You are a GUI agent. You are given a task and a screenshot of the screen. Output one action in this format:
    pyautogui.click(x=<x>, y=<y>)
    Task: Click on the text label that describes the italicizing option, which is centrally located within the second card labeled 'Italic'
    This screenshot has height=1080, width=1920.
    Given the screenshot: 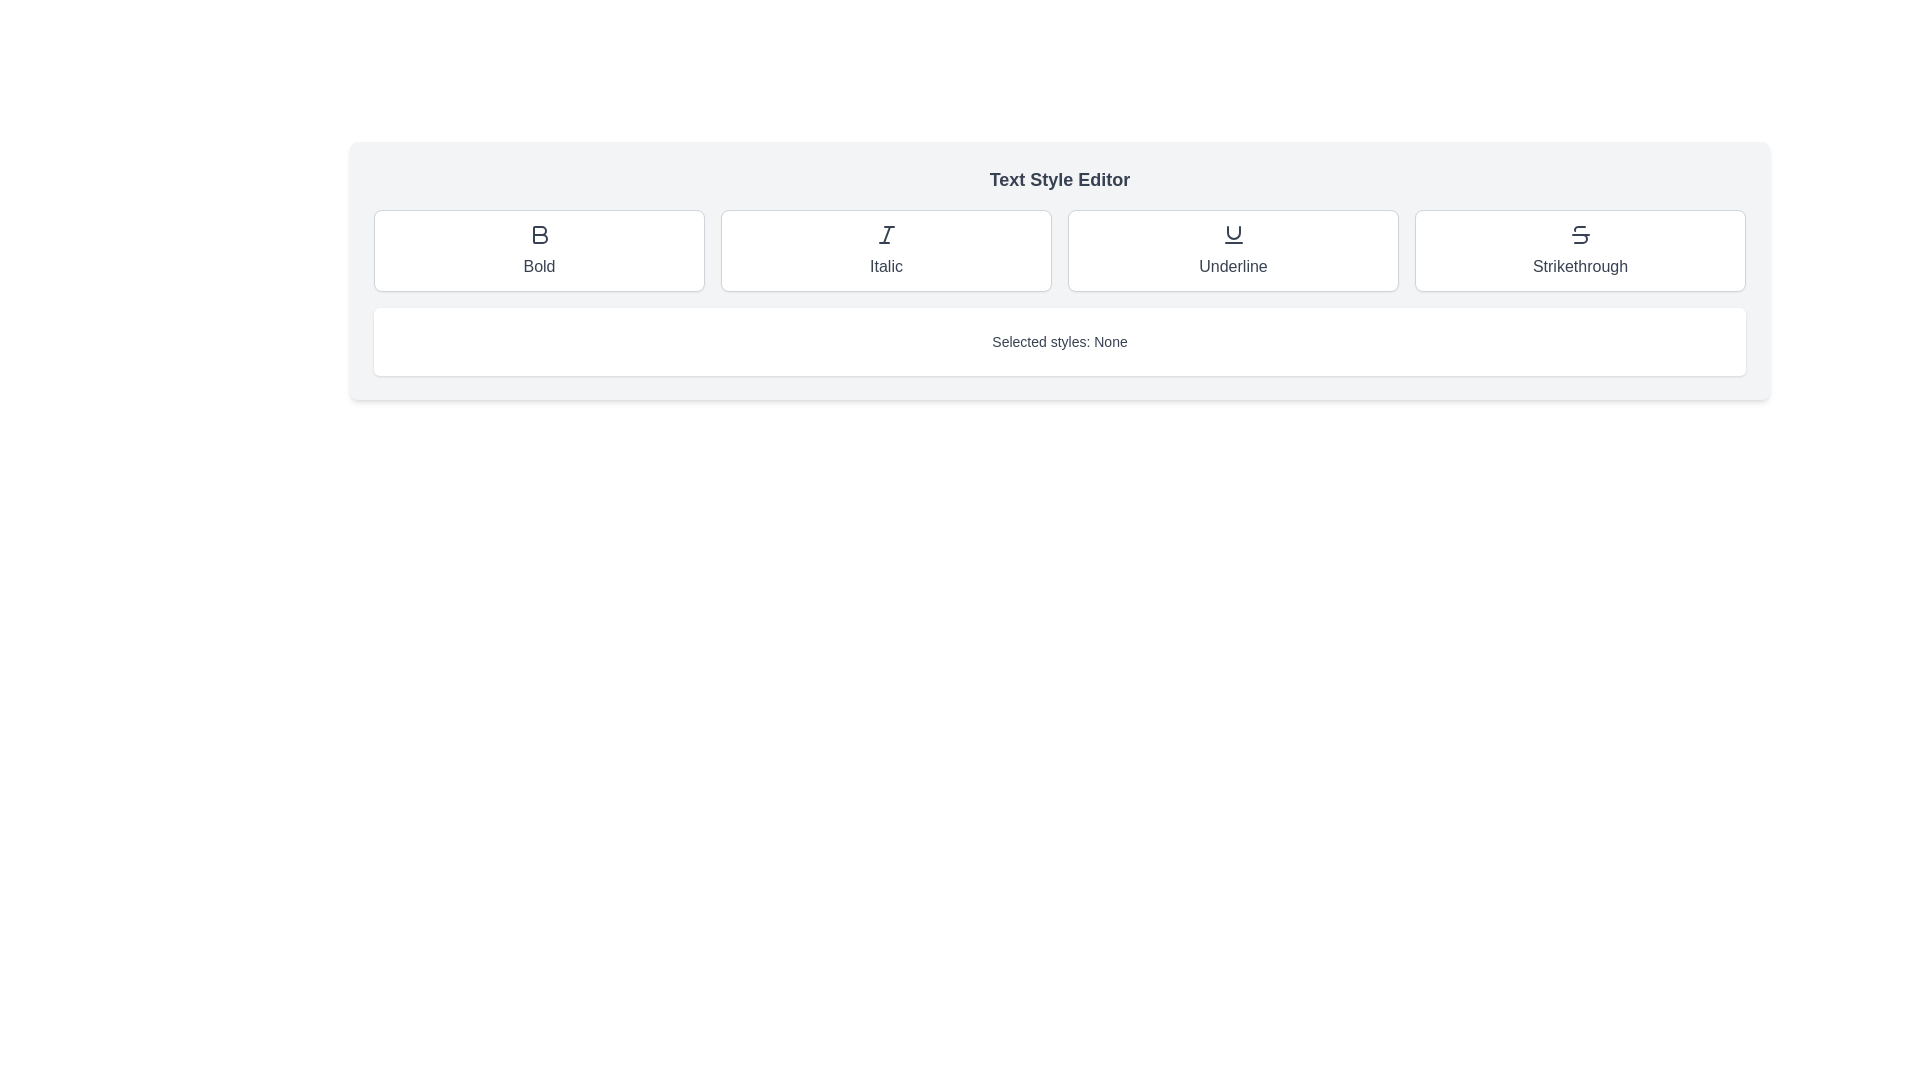 What is the action you would take?
    pyautogui.click(x=885, y=265)
    